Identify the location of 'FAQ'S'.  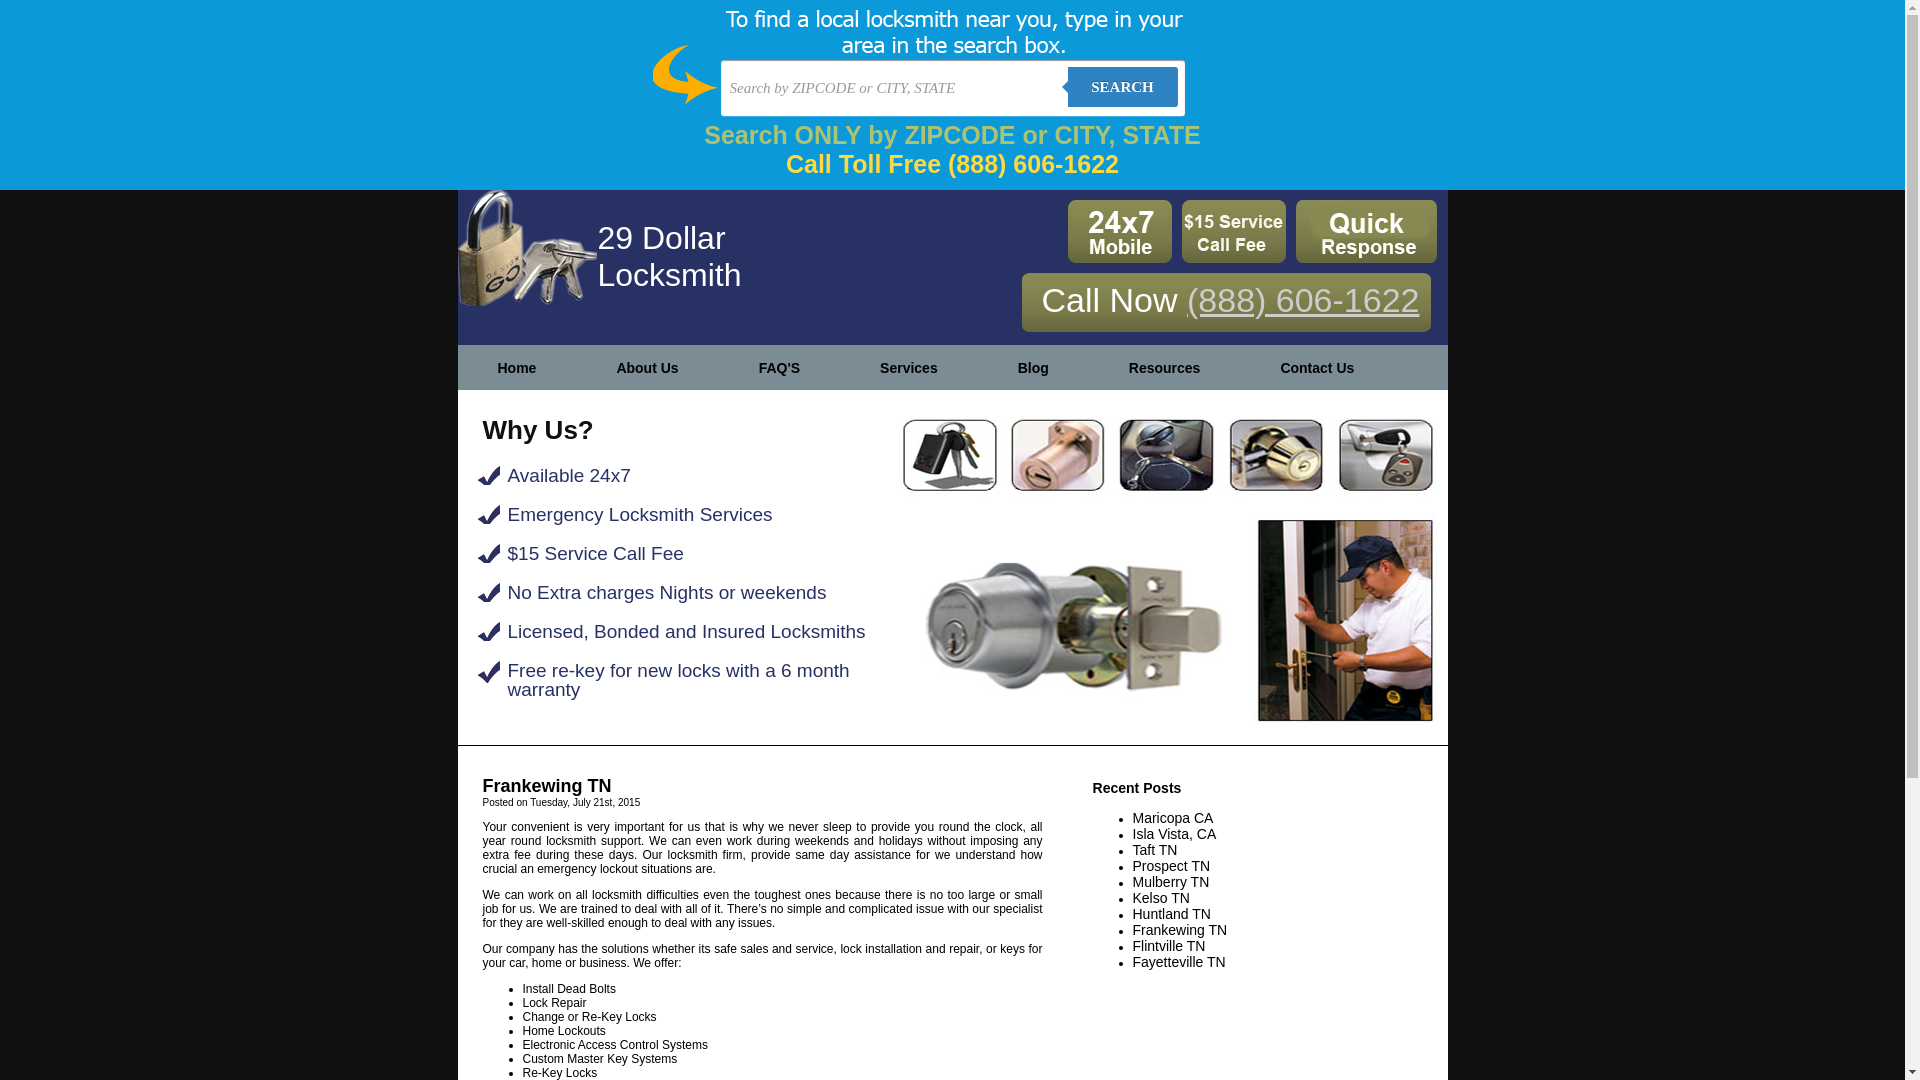
(778, 367).